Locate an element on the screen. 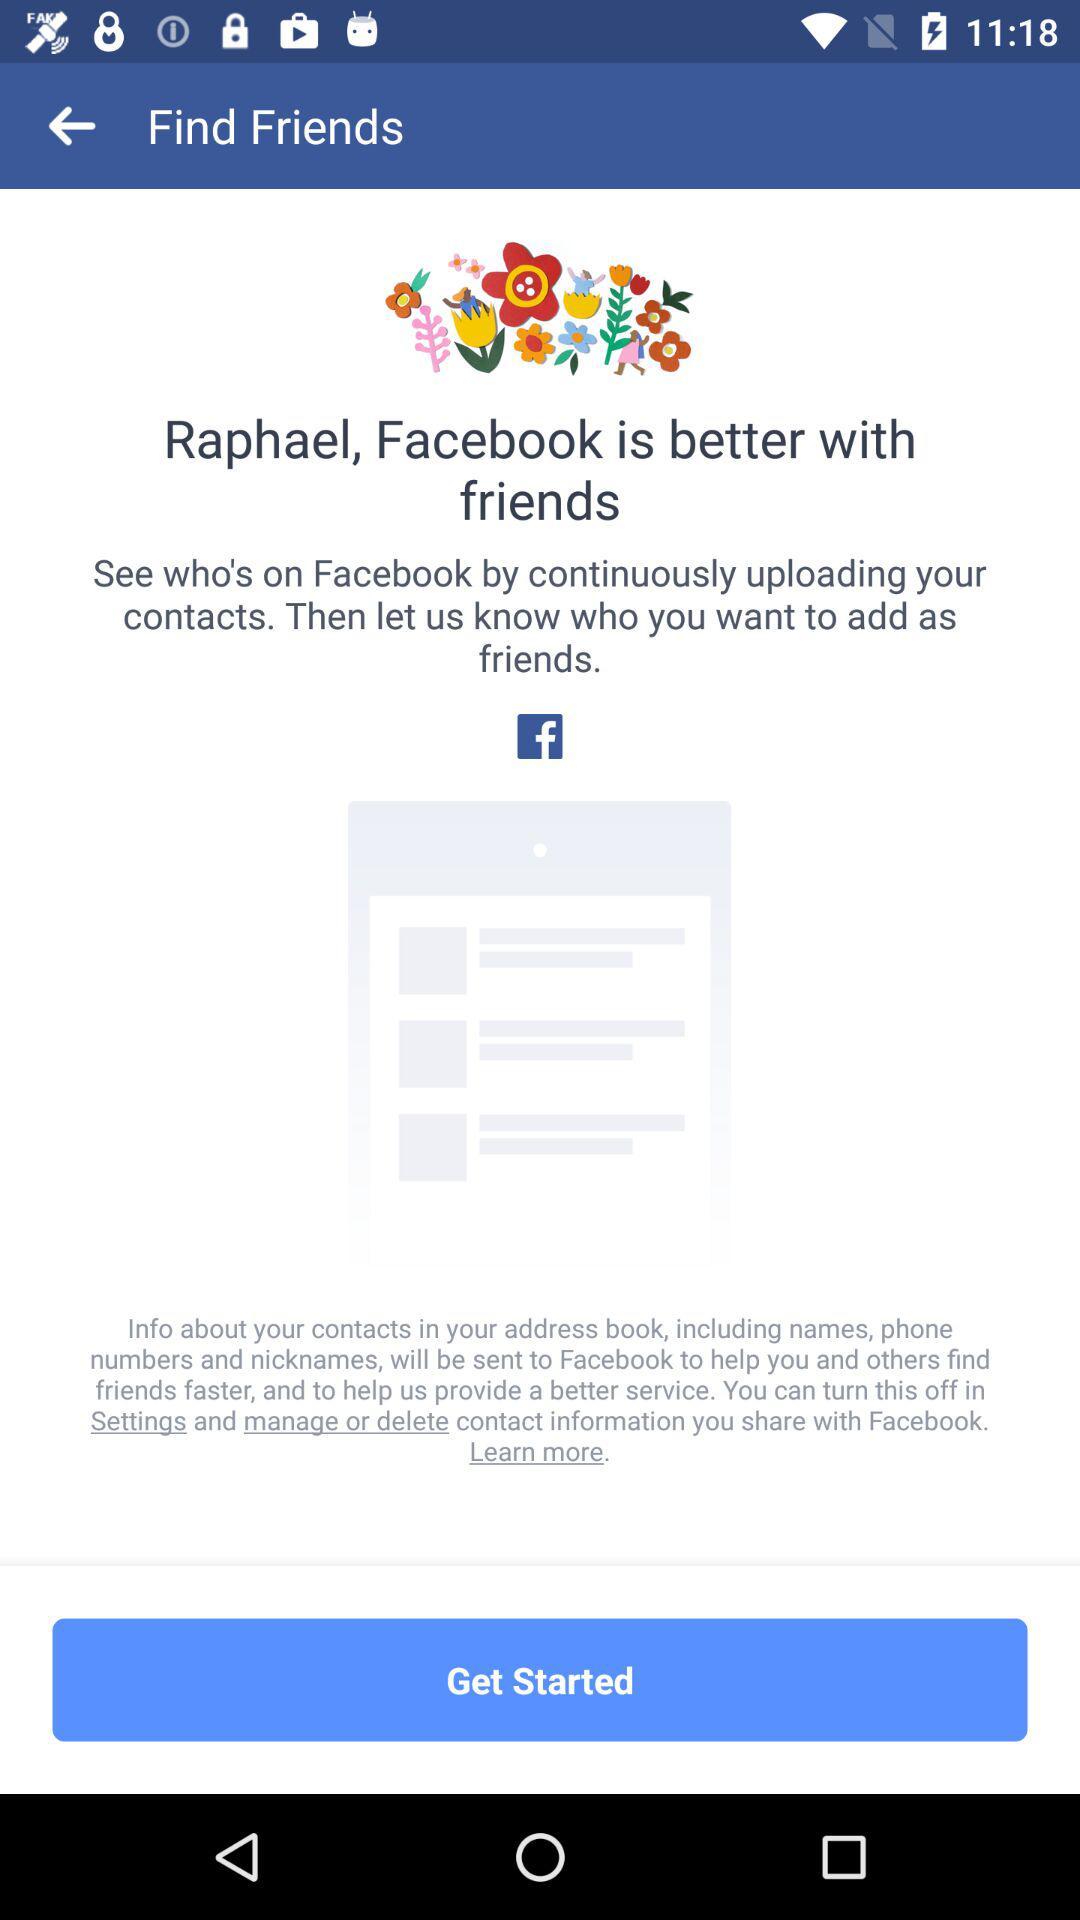 The image size is (1080, 1920). the icon to the left of the find friends is located at coordinates (72, 124).